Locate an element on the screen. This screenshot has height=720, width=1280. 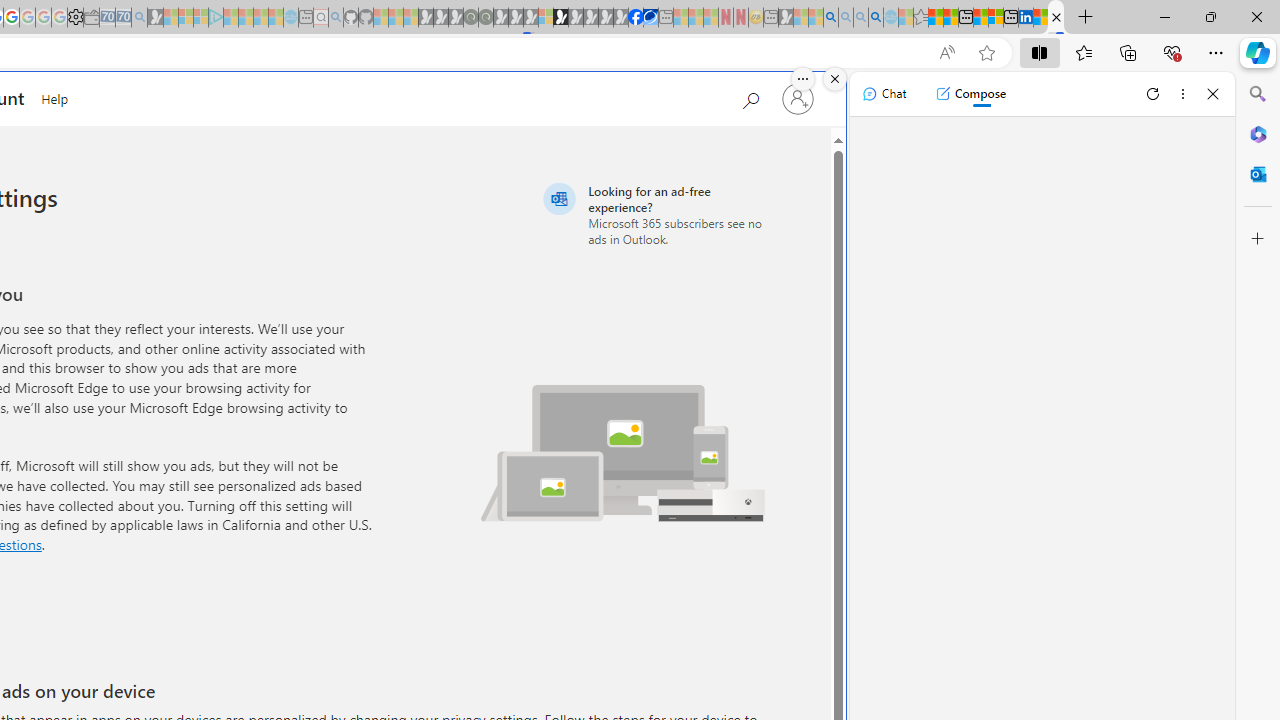
'Help' is located at coordinates (55, 96).